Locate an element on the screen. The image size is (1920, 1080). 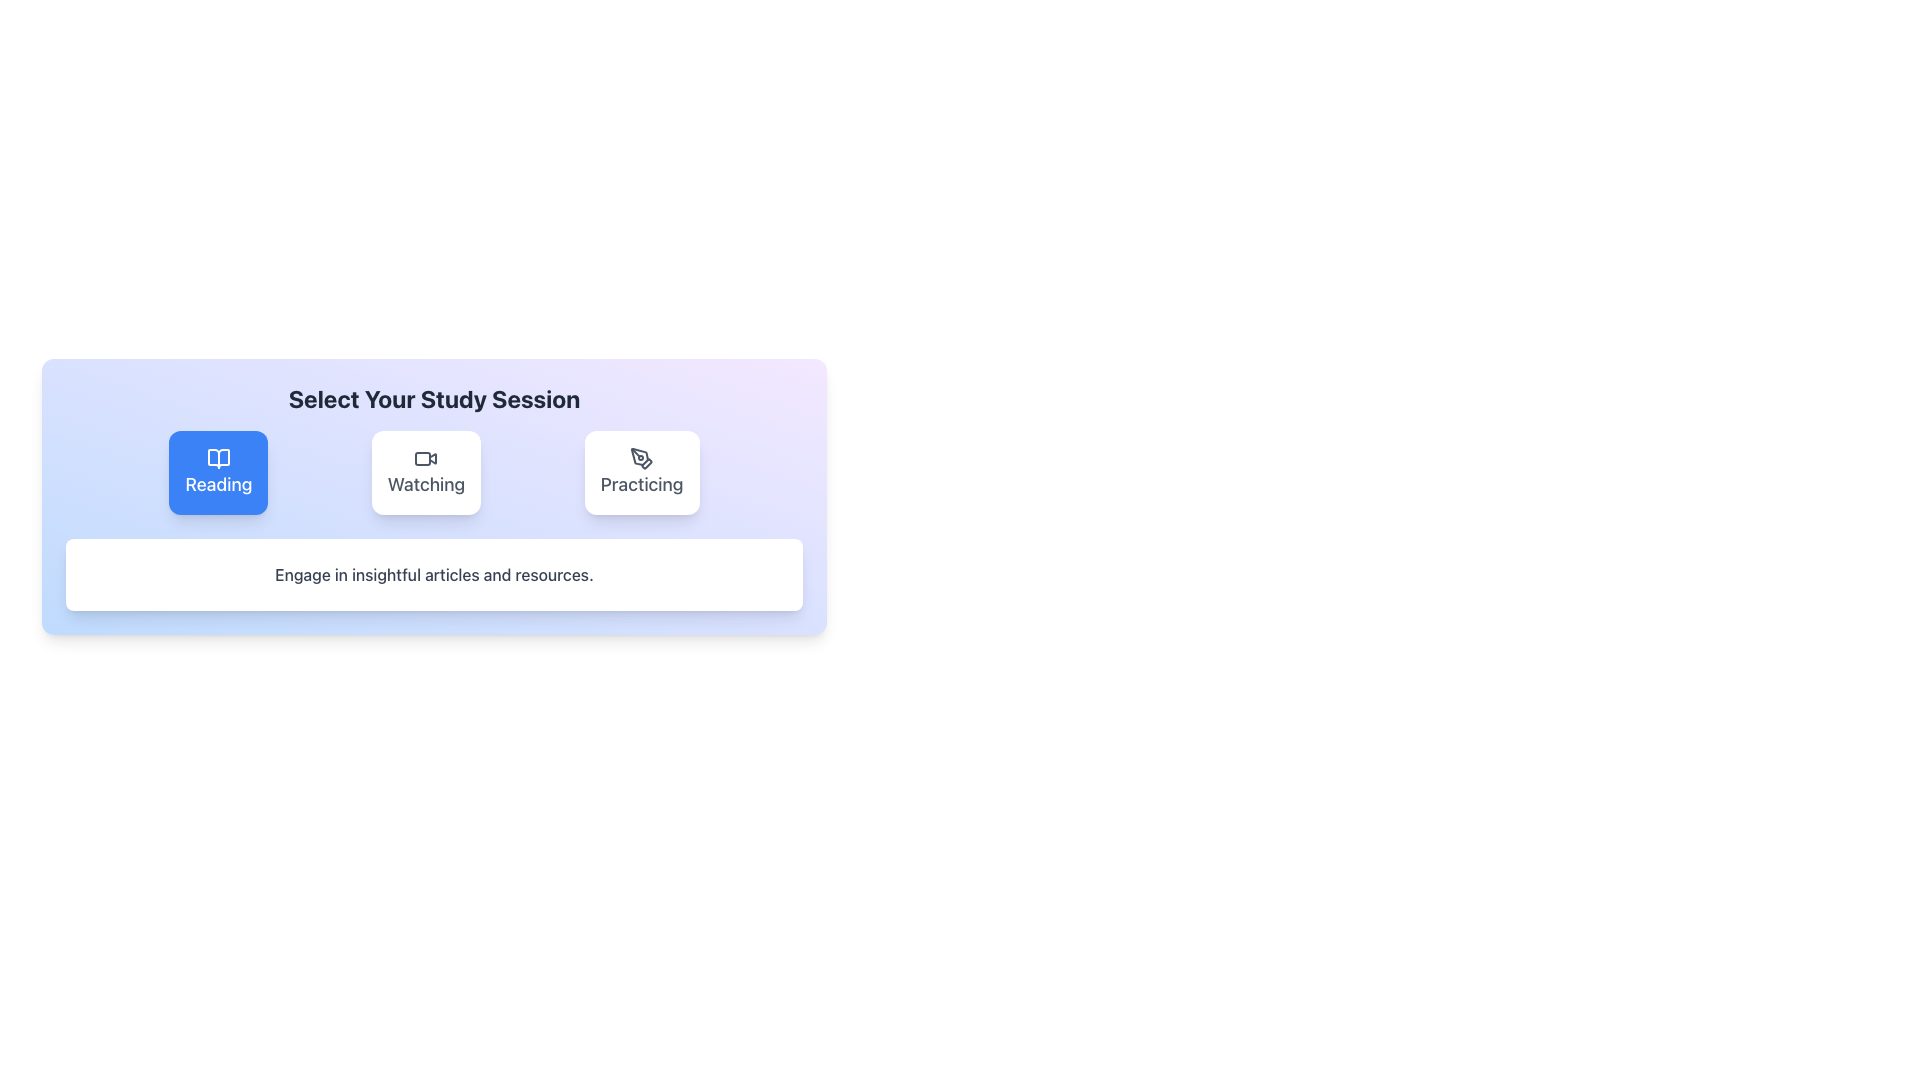
the 'Watching' icon located at the top center of the button labeled 'Watching', which indicates video-based content is located at coordinates (425, 459).